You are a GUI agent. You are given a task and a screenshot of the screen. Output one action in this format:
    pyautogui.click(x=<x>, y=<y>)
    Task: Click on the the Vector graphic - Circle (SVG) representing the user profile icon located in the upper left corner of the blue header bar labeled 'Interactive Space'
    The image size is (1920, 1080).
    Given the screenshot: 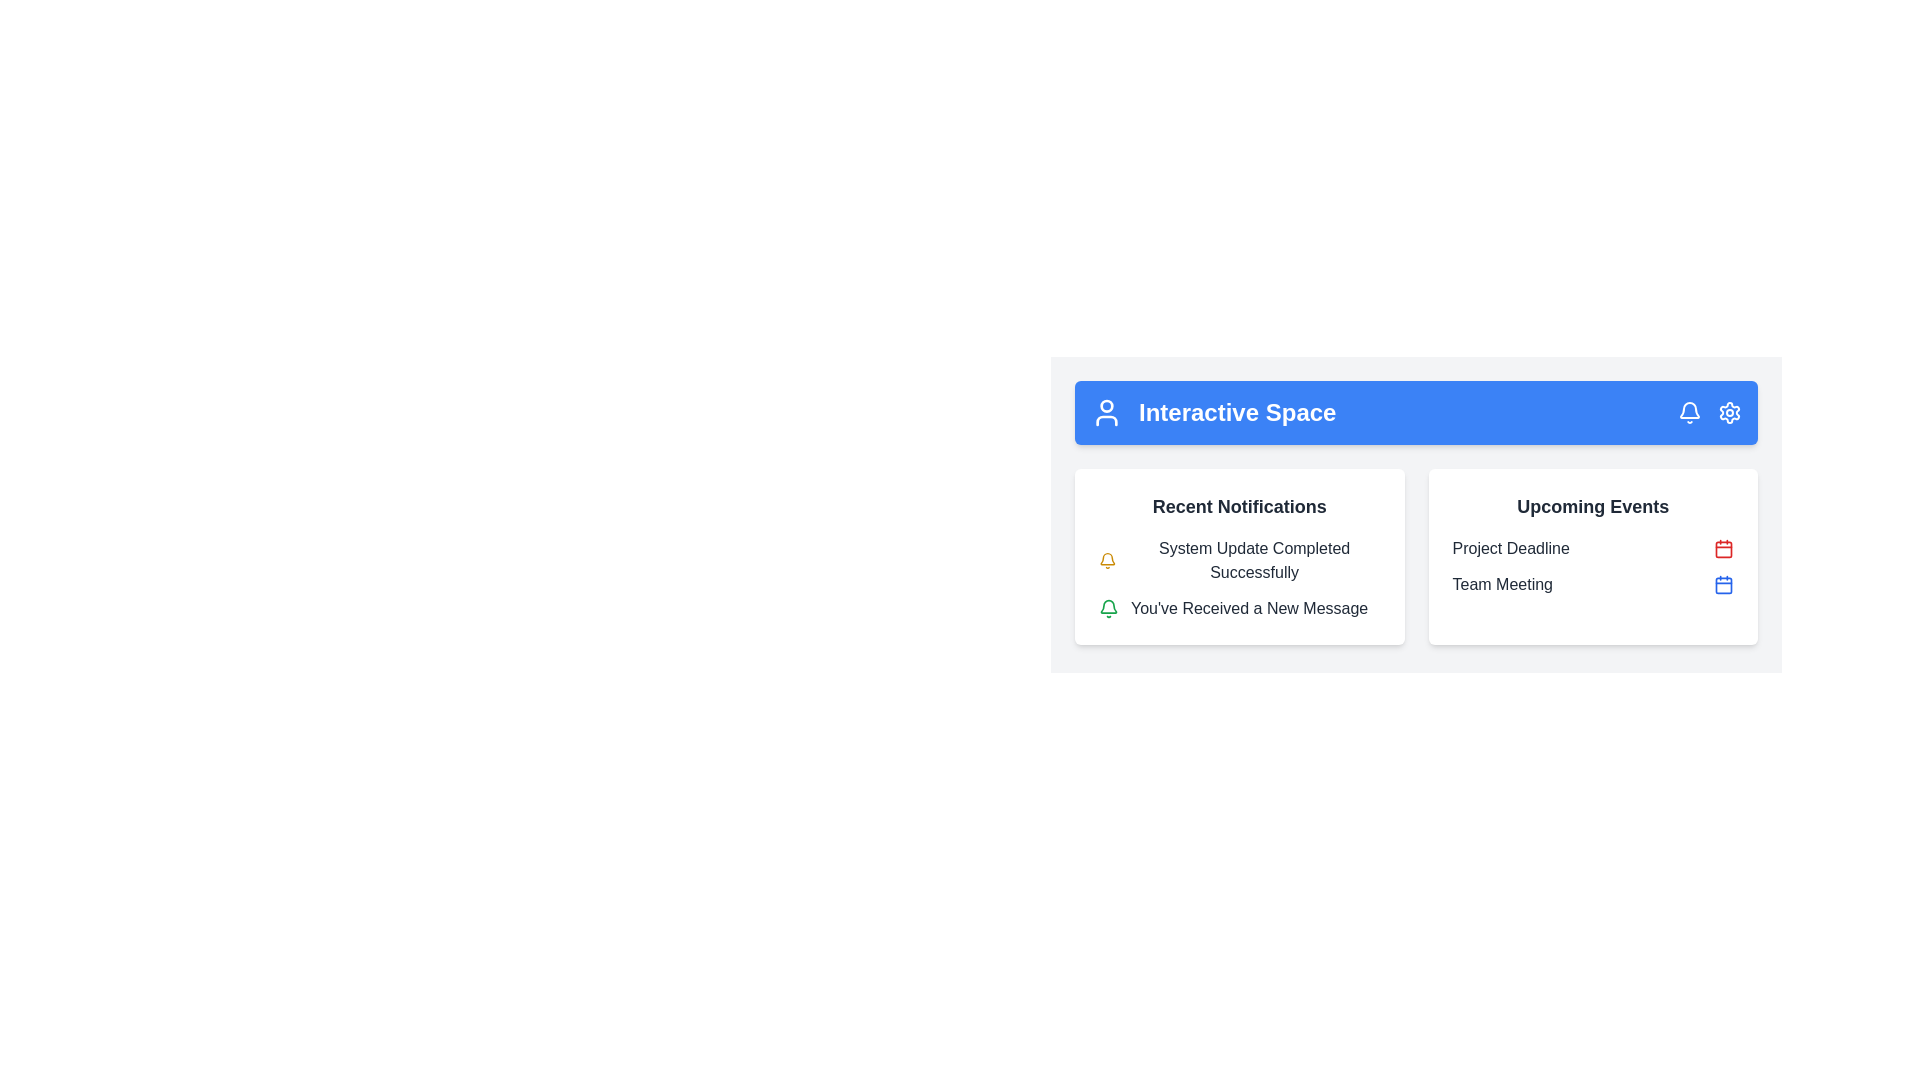 What is the action you would take?
    pyautogui.click(x=1106, y=405)
    